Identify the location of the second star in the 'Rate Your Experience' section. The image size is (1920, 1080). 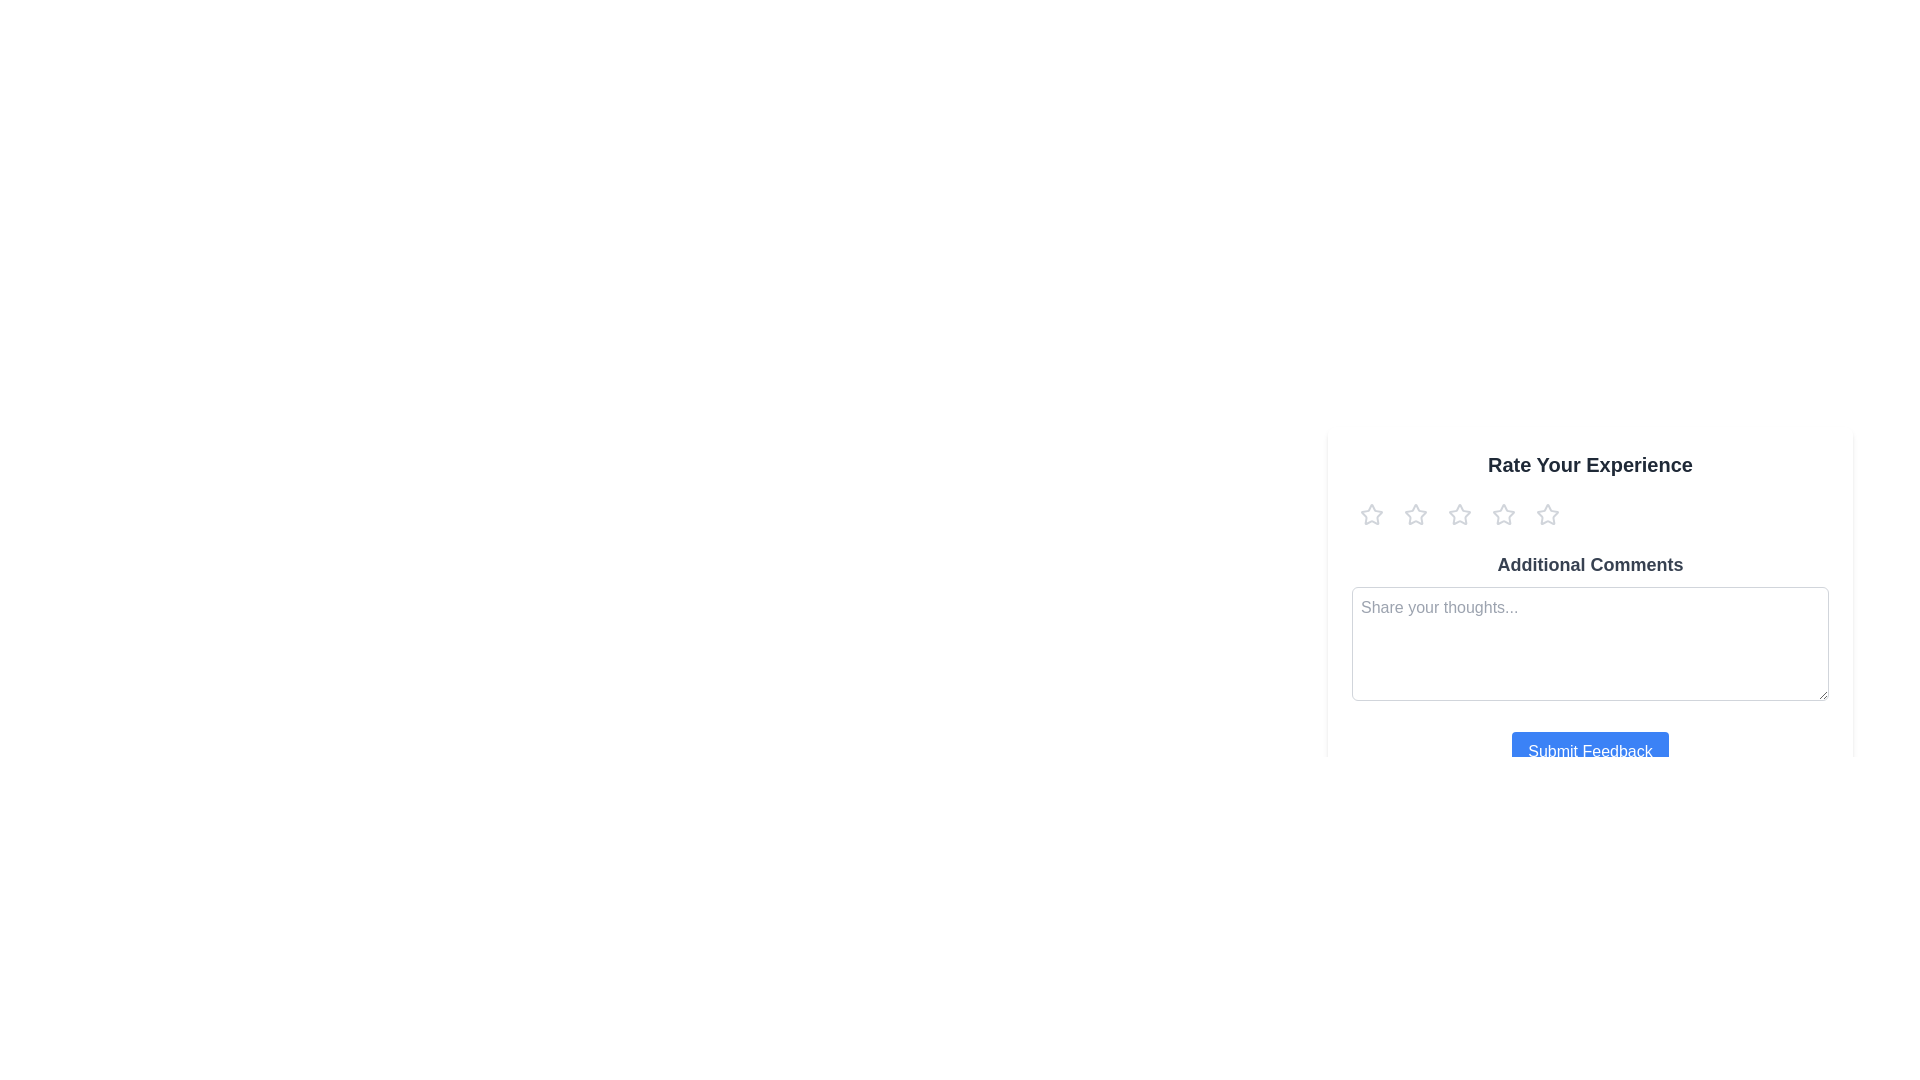
(1414, 512).